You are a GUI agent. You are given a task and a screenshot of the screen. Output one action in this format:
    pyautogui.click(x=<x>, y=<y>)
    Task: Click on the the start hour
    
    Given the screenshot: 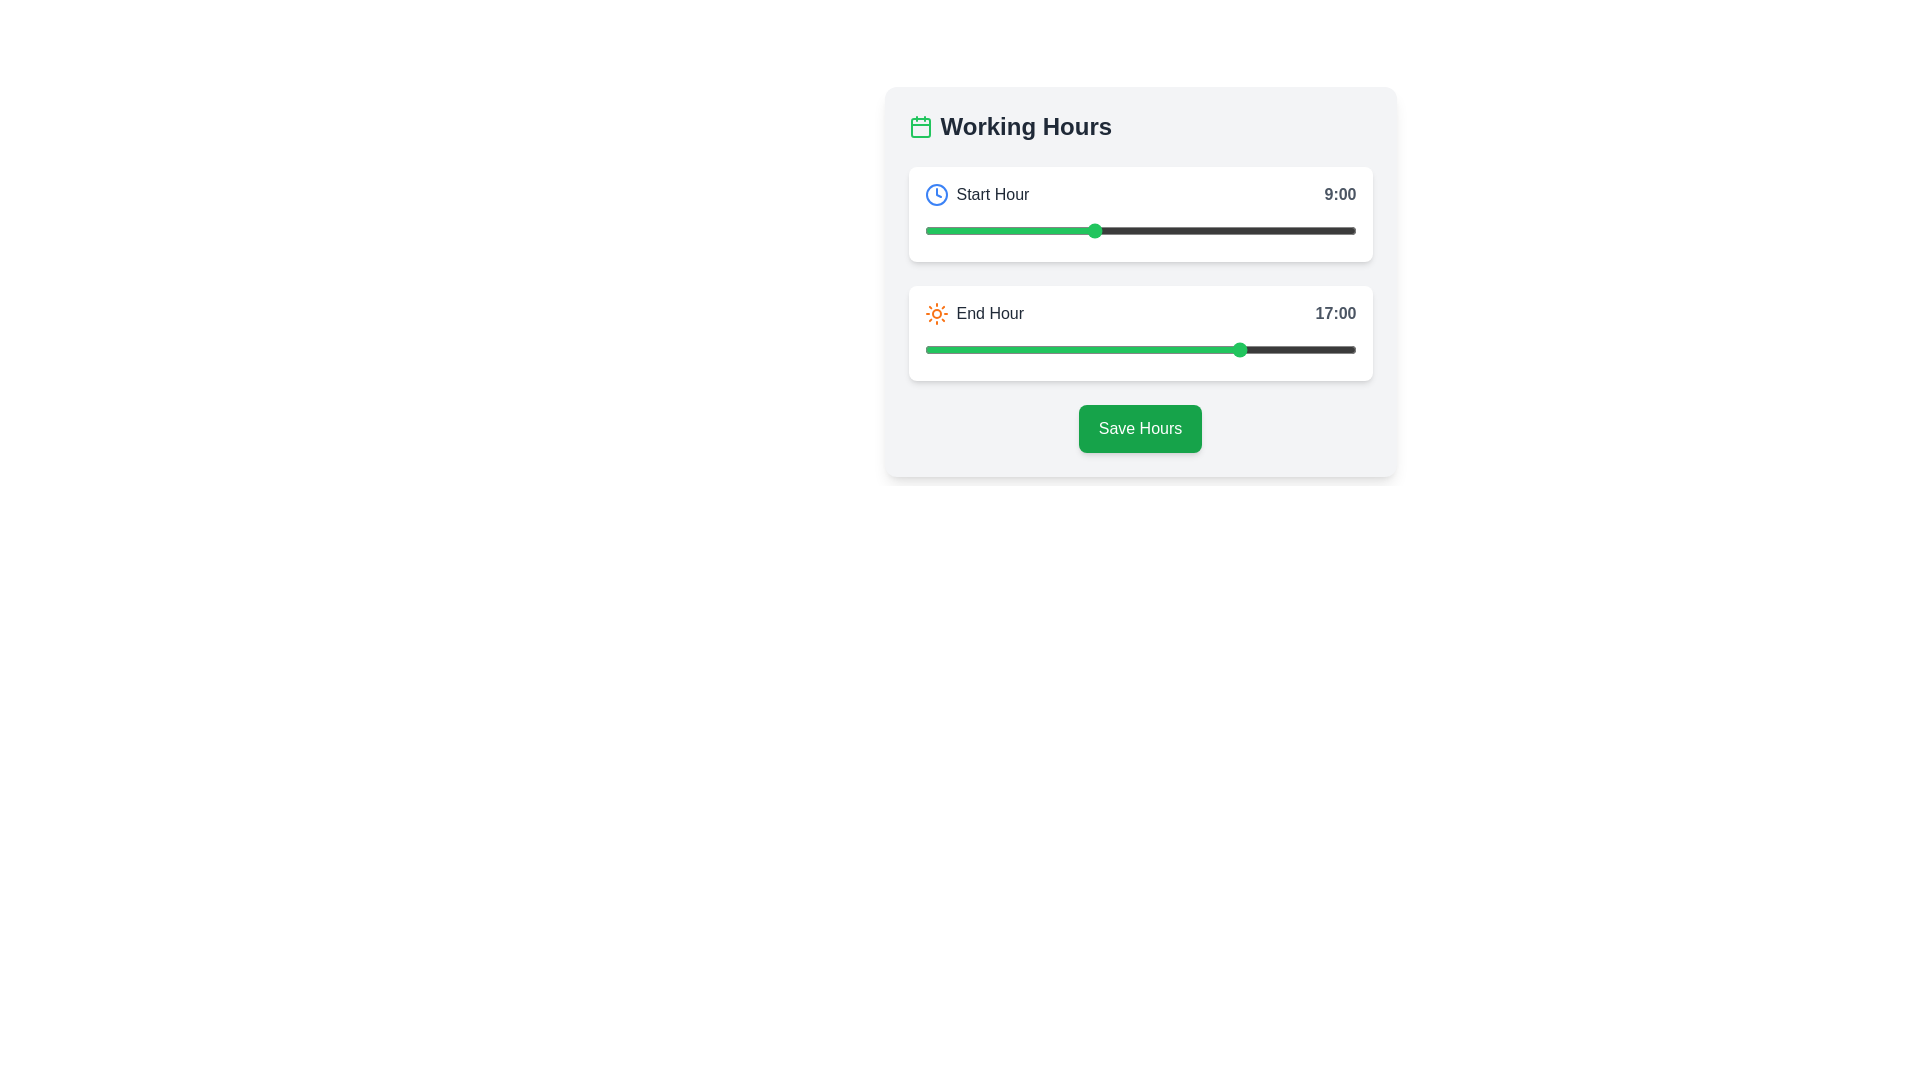 What is the action you would take?
    pyautogui.click(x=1281, y=230)
    